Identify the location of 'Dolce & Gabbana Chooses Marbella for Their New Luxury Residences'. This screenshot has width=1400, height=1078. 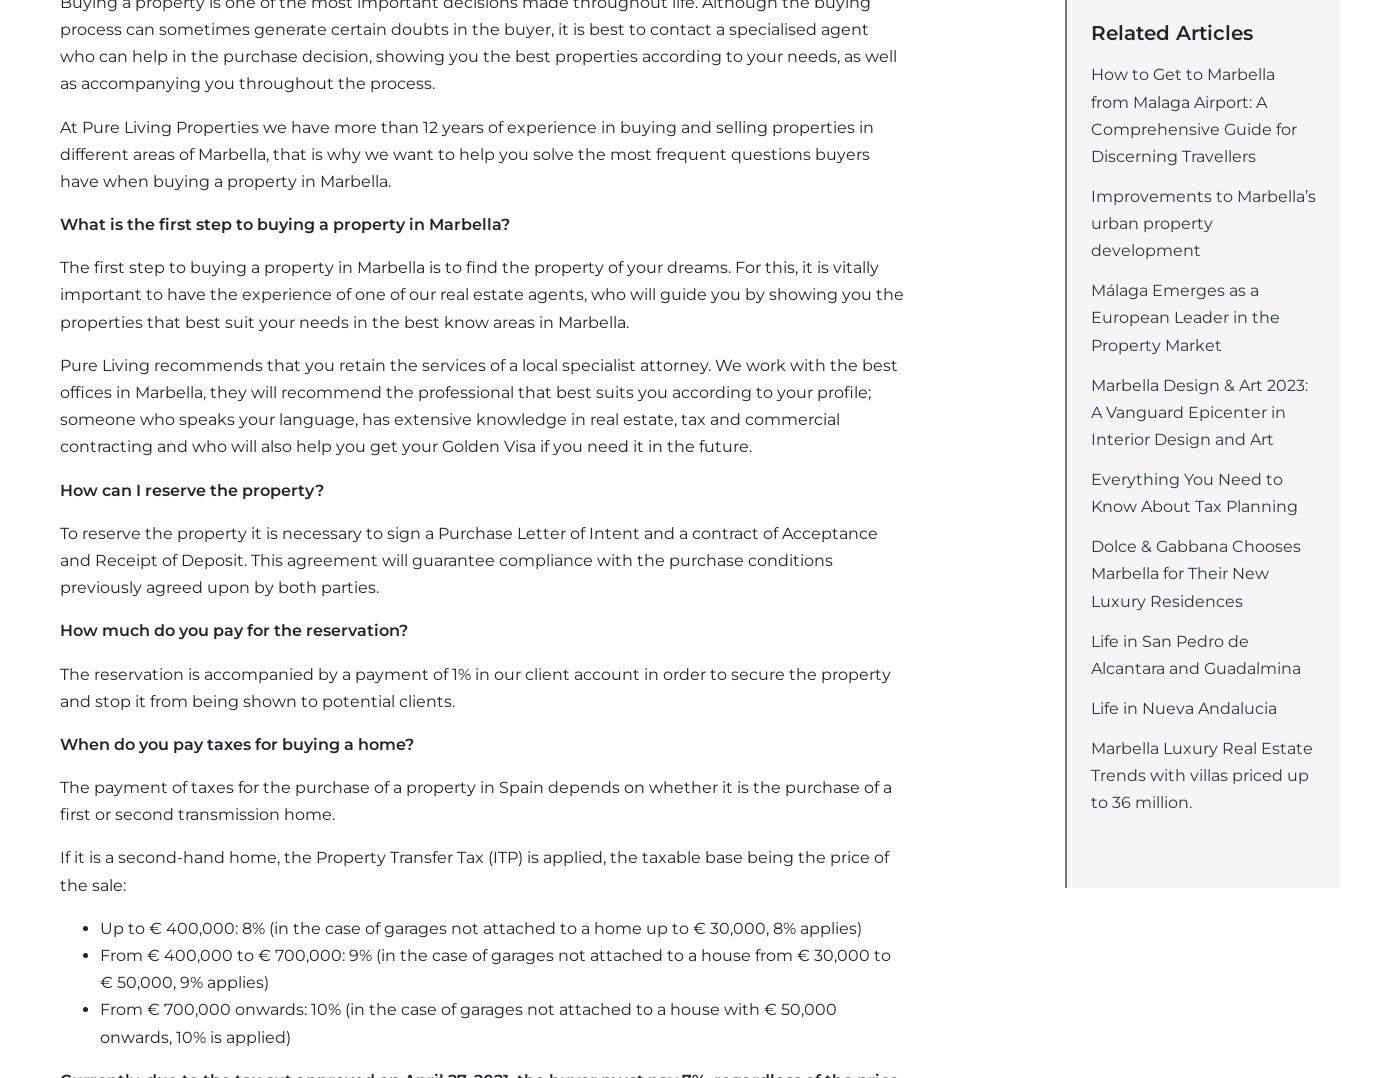
(1196, 572).